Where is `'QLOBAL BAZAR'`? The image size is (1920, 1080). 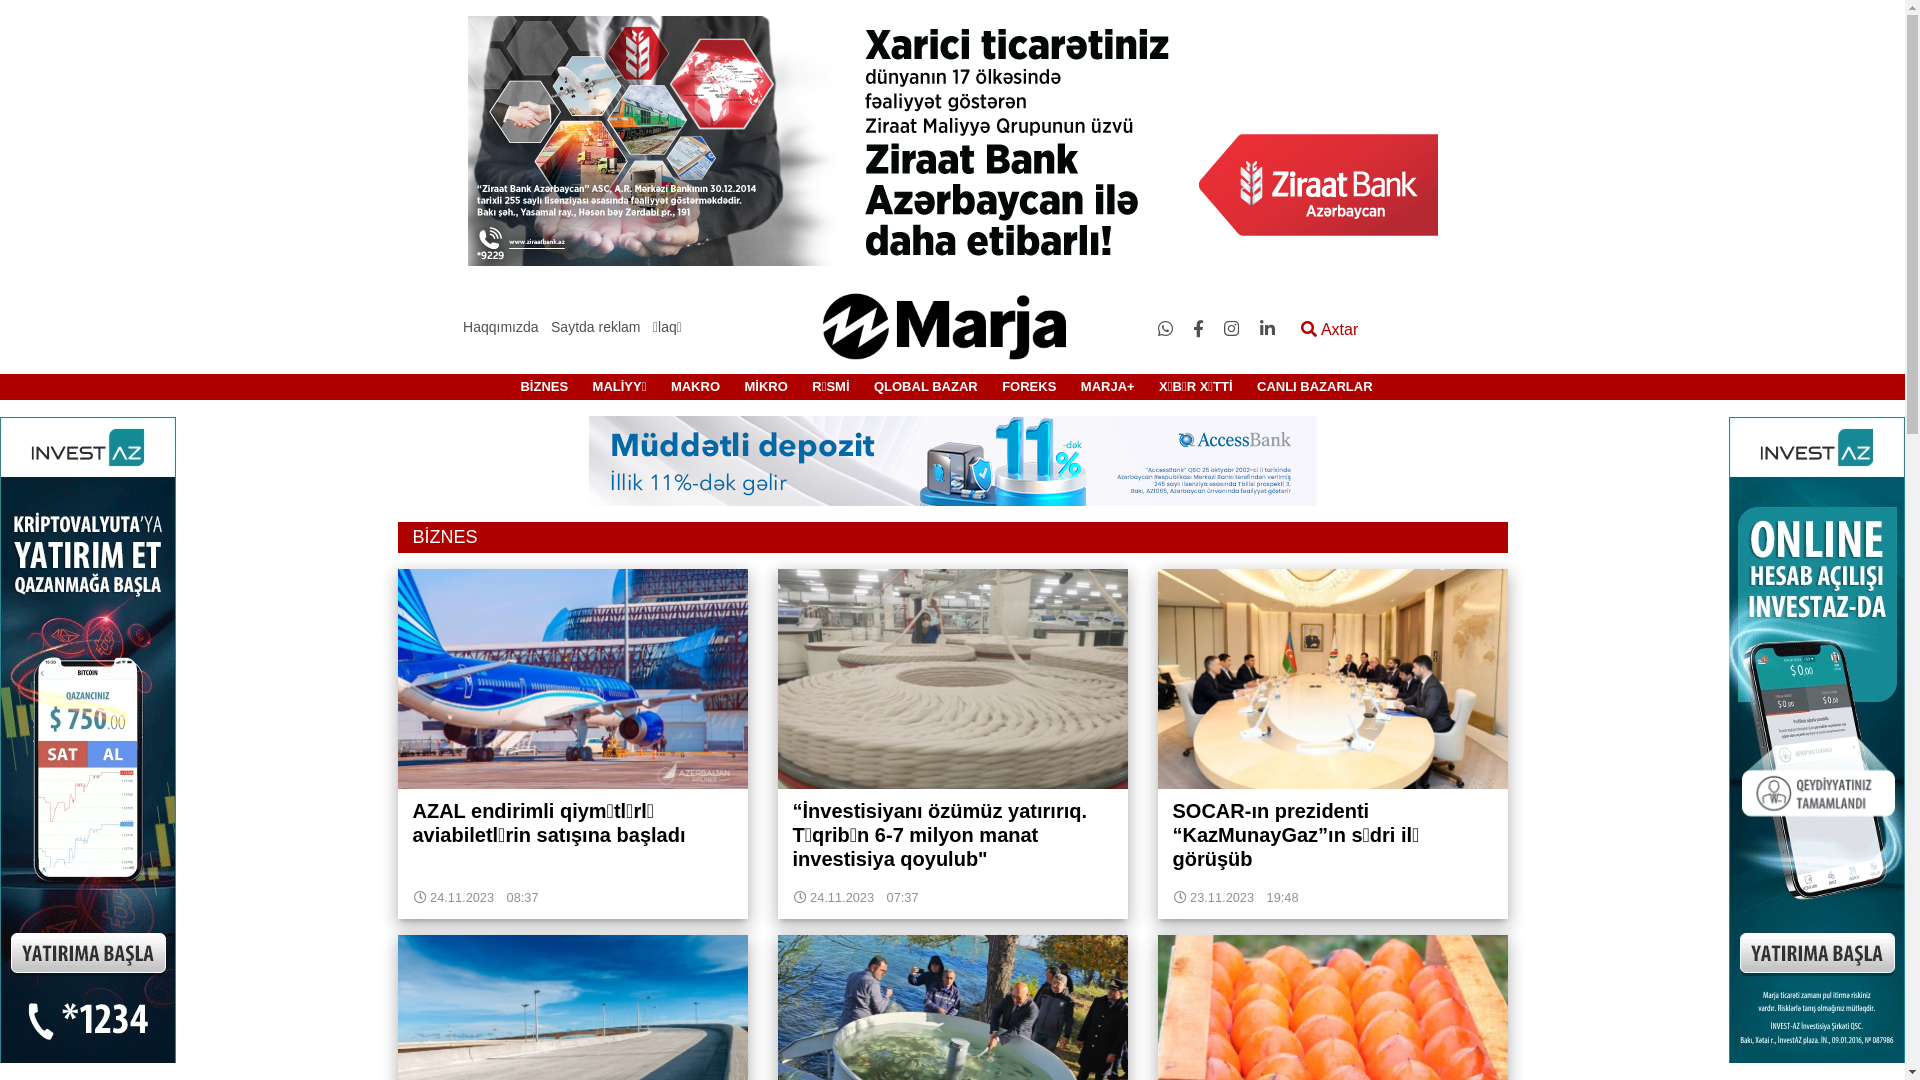
'QLOBAL BAZAR' is located at coordinates (925, 386).